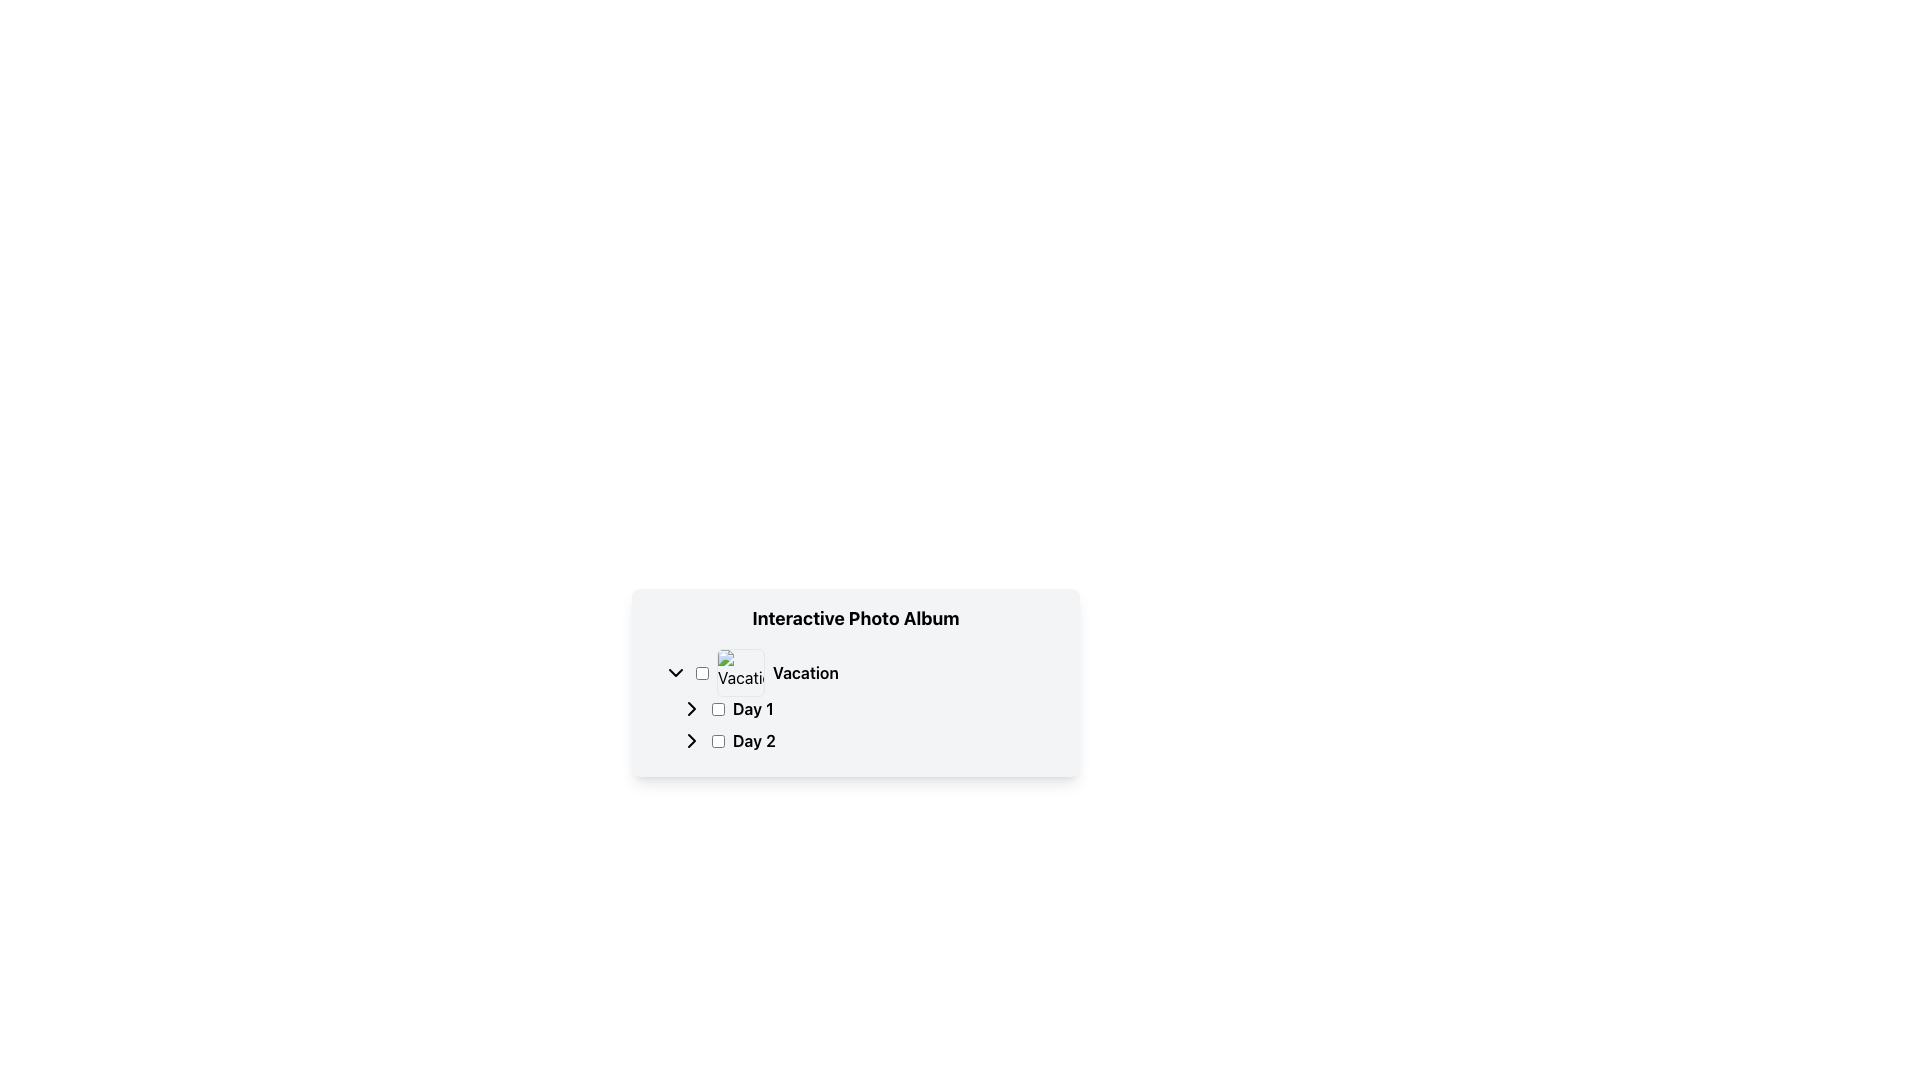 This screenshot has height=1080, width=1920. What do you see at coordinates (718, 708) in the screenshot?
I see `the checkbox located to the left of the label 'Day 1'` at bounding box center [718, 708].